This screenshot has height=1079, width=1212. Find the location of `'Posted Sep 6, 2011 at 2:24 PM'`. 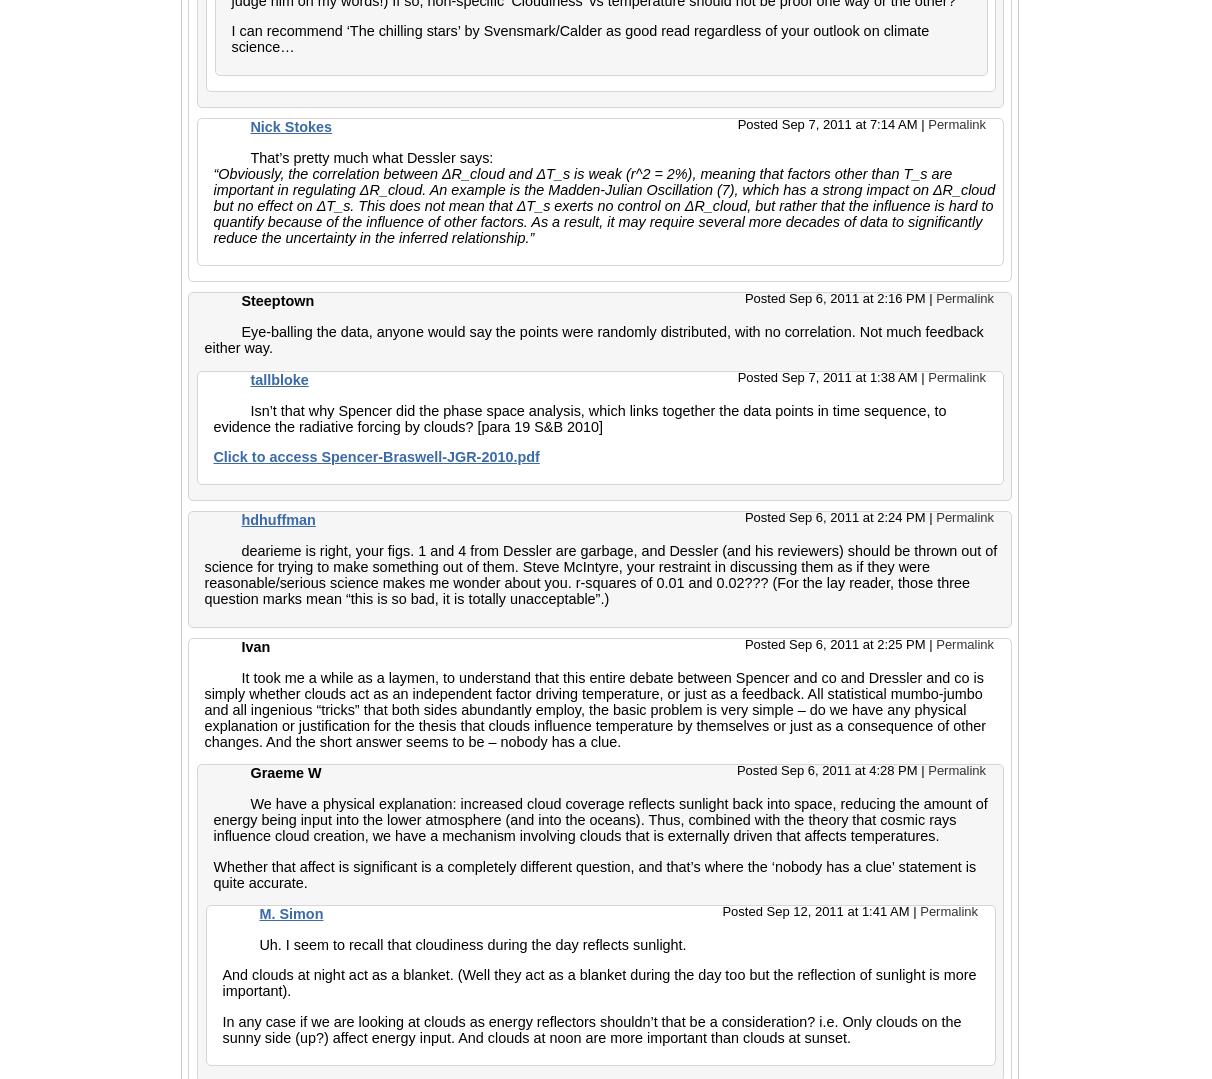

'Posted Sep 6, 2011 at 2:24 PM' is located at coordinates (744, 517).